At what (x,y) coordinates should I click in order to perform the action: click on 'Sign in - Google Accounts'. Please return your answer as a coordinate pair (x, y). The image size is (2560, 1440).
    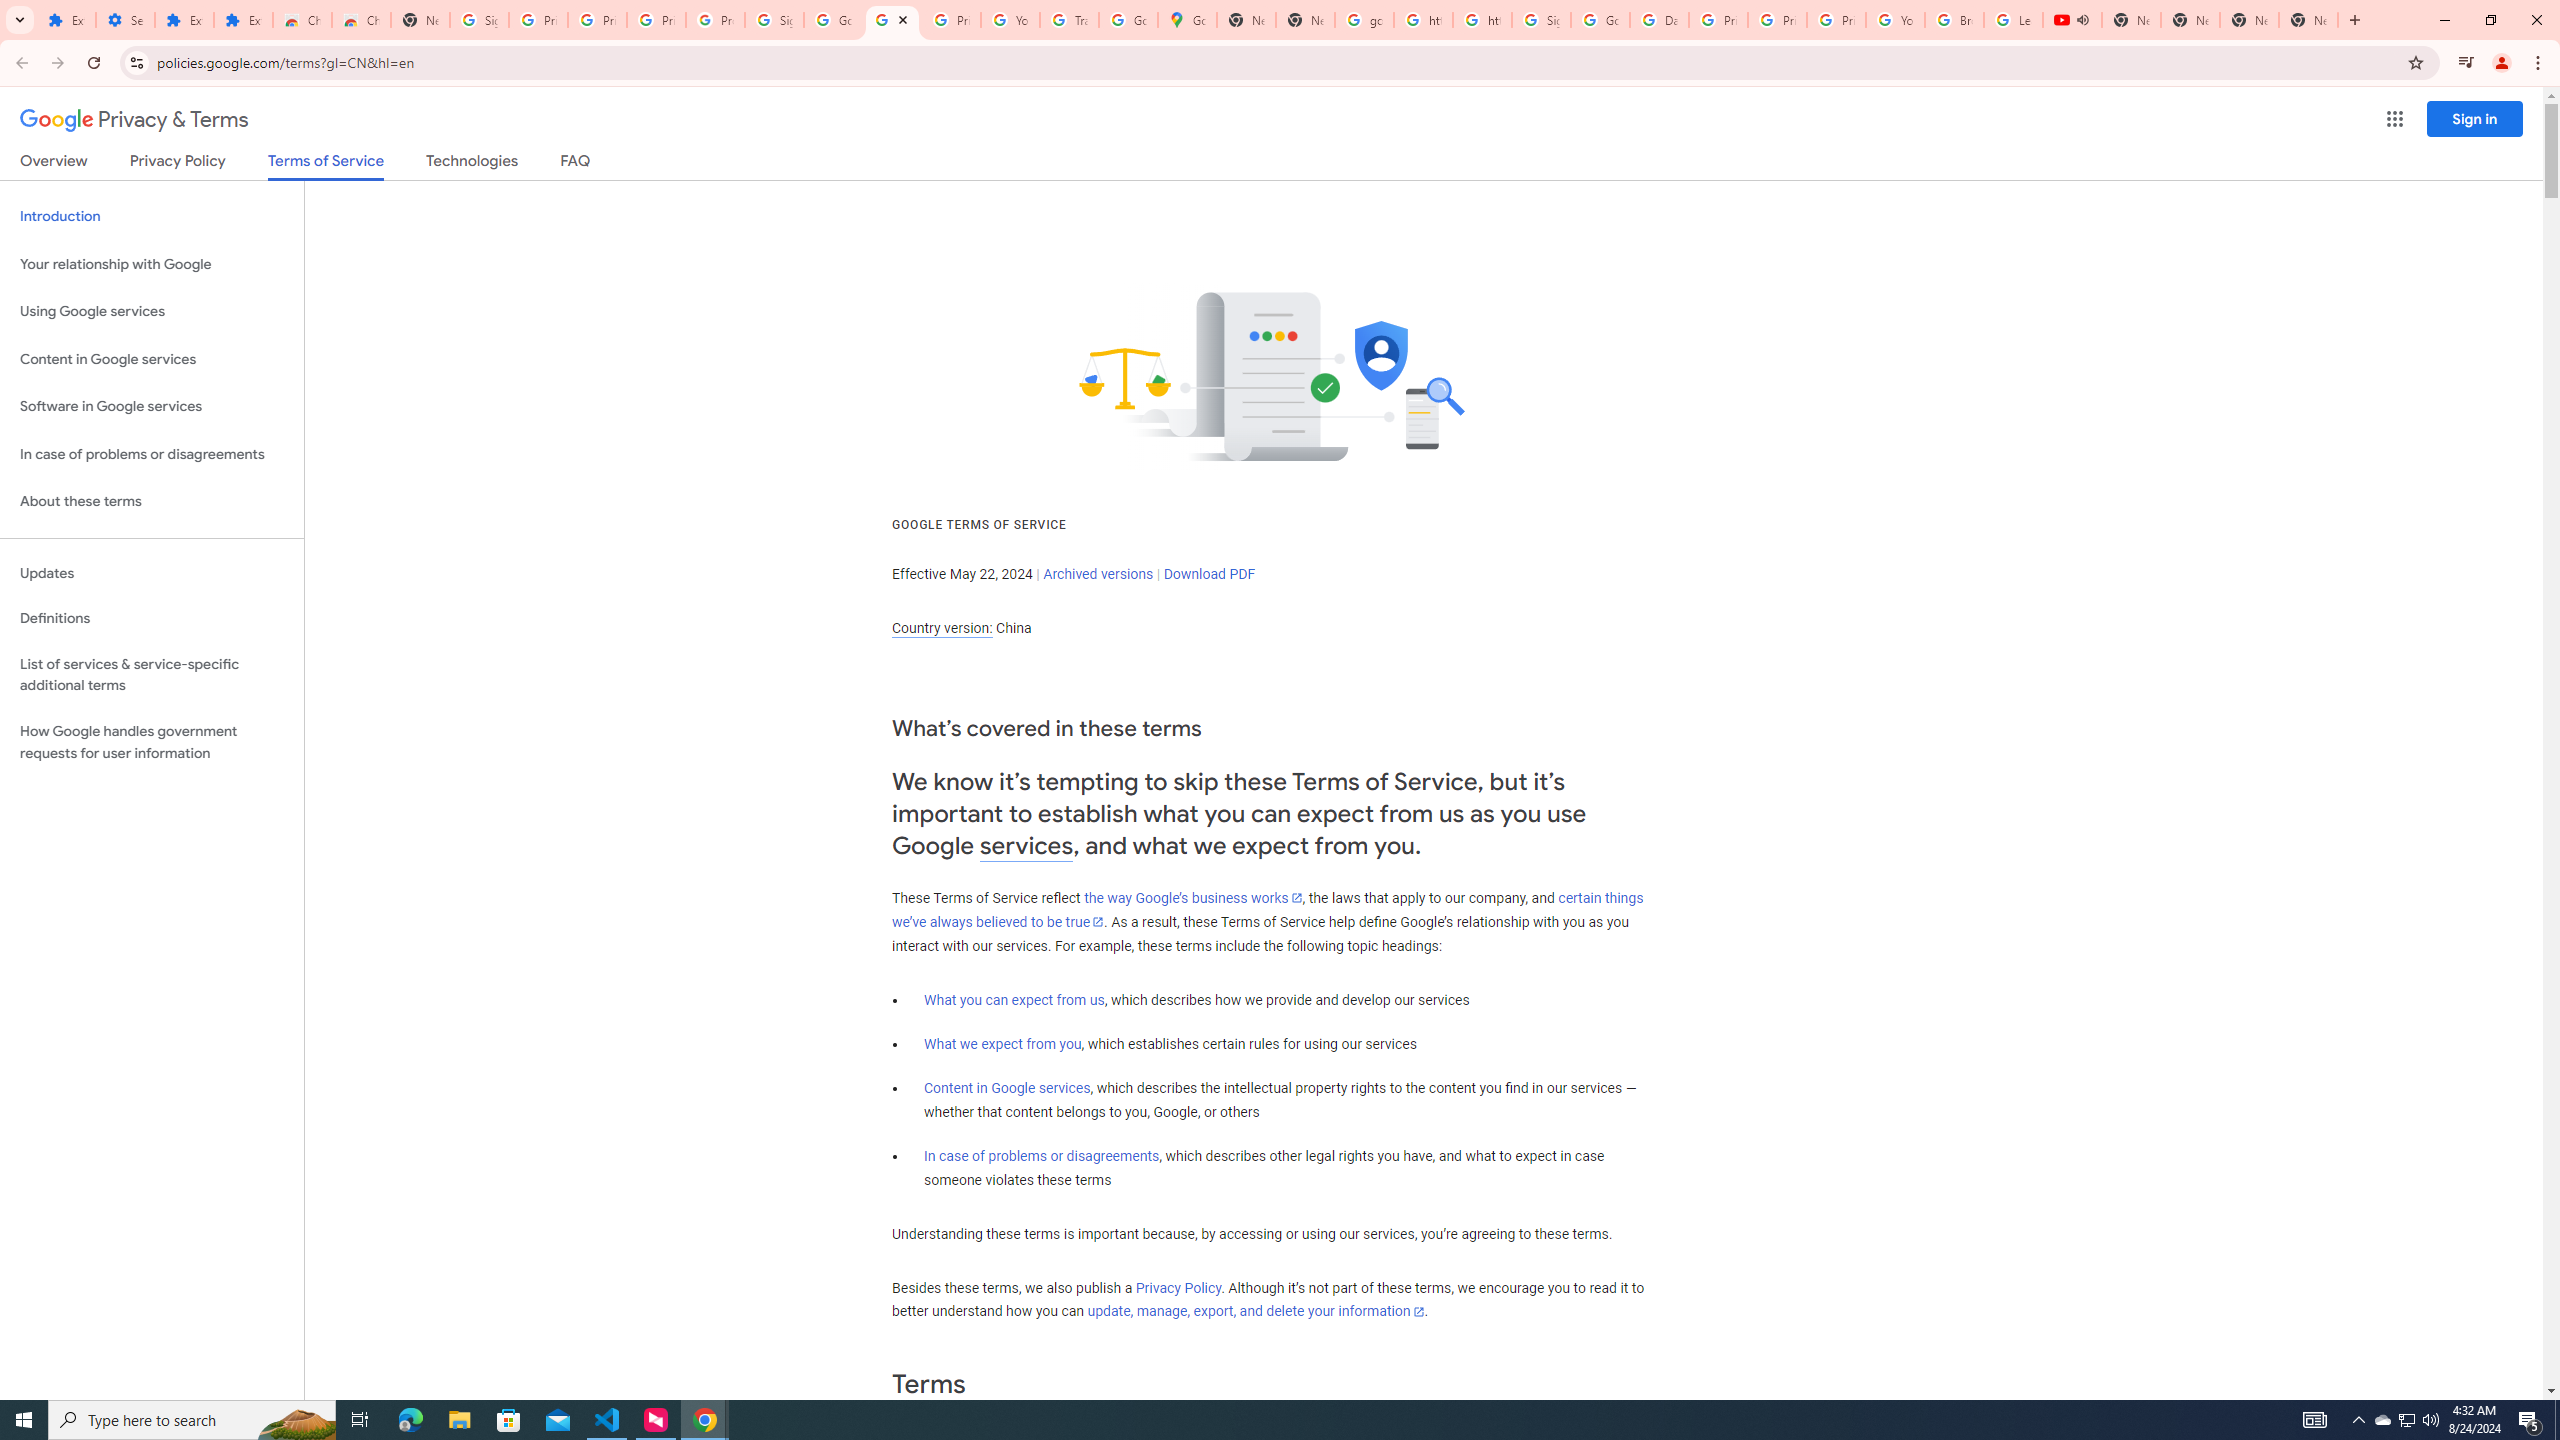
    Looking at the image, I should click on (1540, 19).